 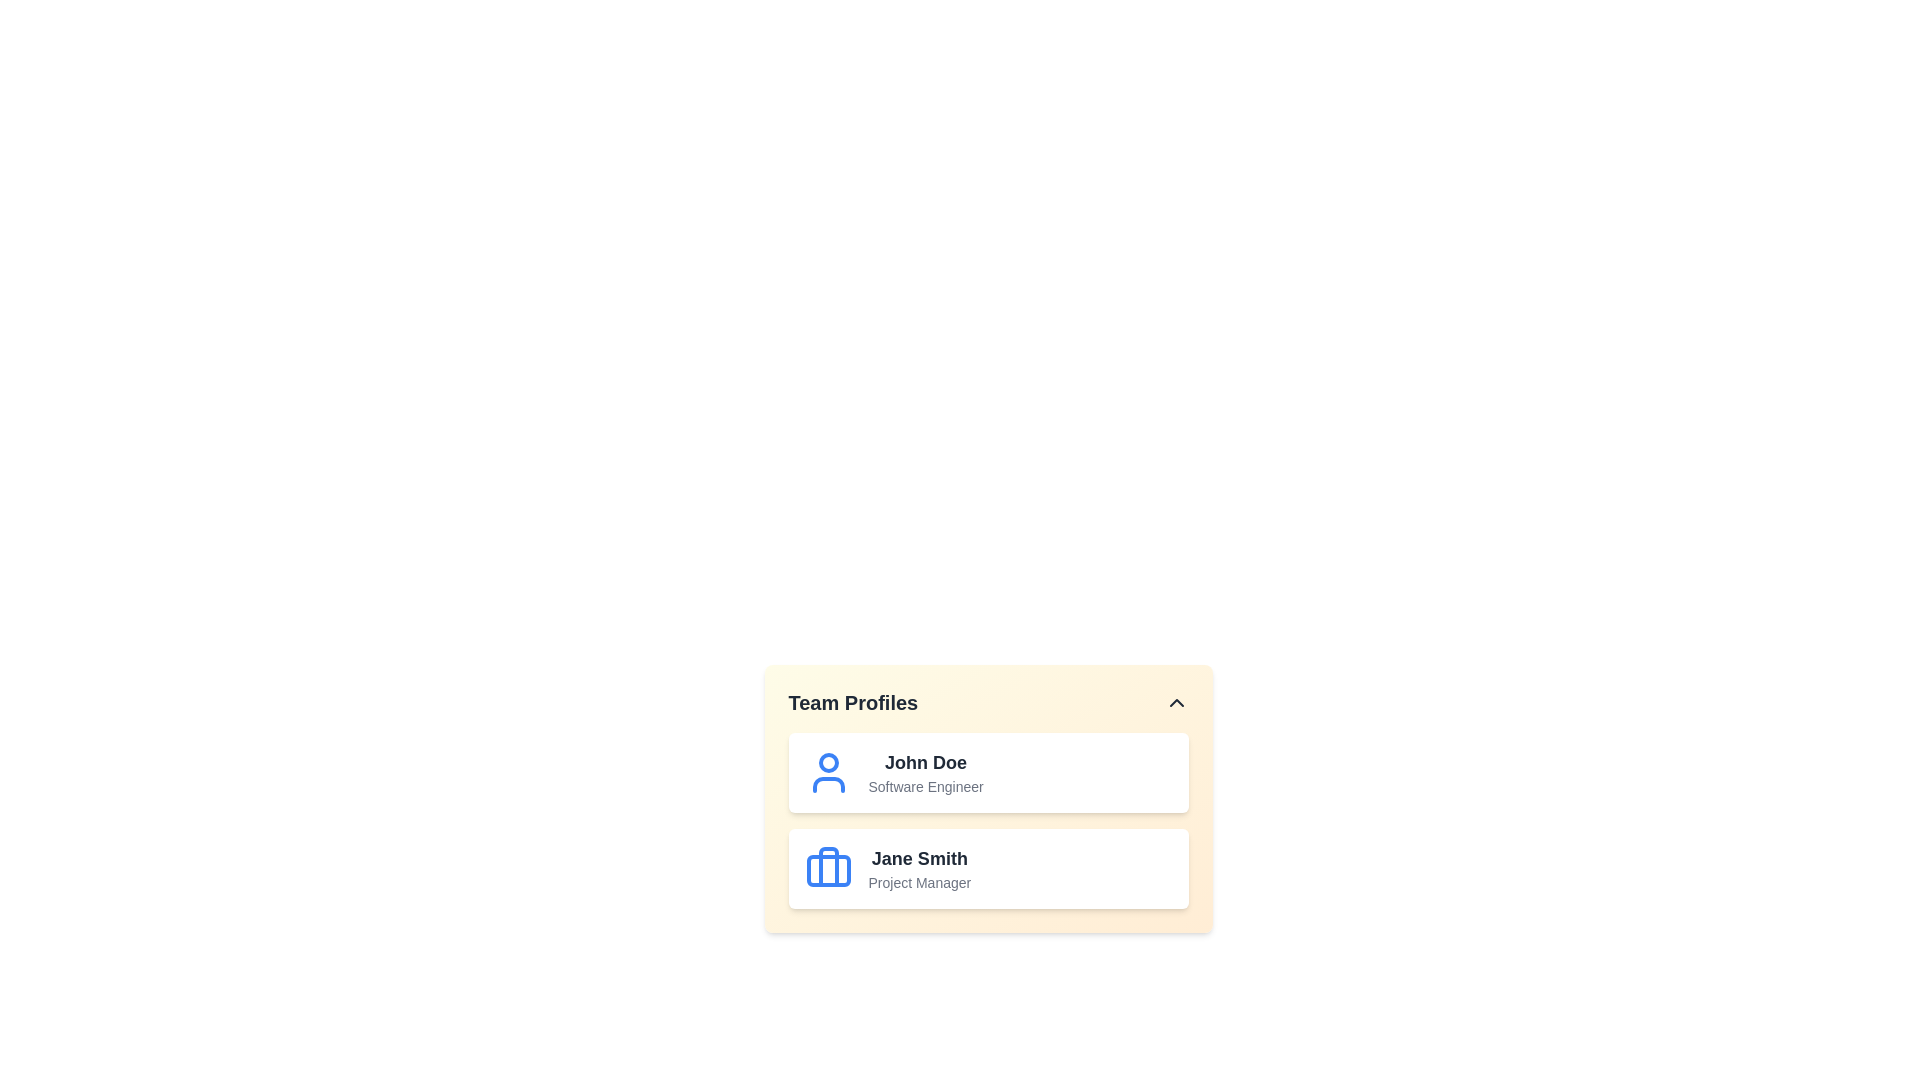 What do you see at coordinates (988, 771) in the screenshot?
I see `displayed information from the first Profile card in the team profiles list, which contains the individual's name and role, positioned directly above Jane Smith's card` at bounding box center [988, 771].